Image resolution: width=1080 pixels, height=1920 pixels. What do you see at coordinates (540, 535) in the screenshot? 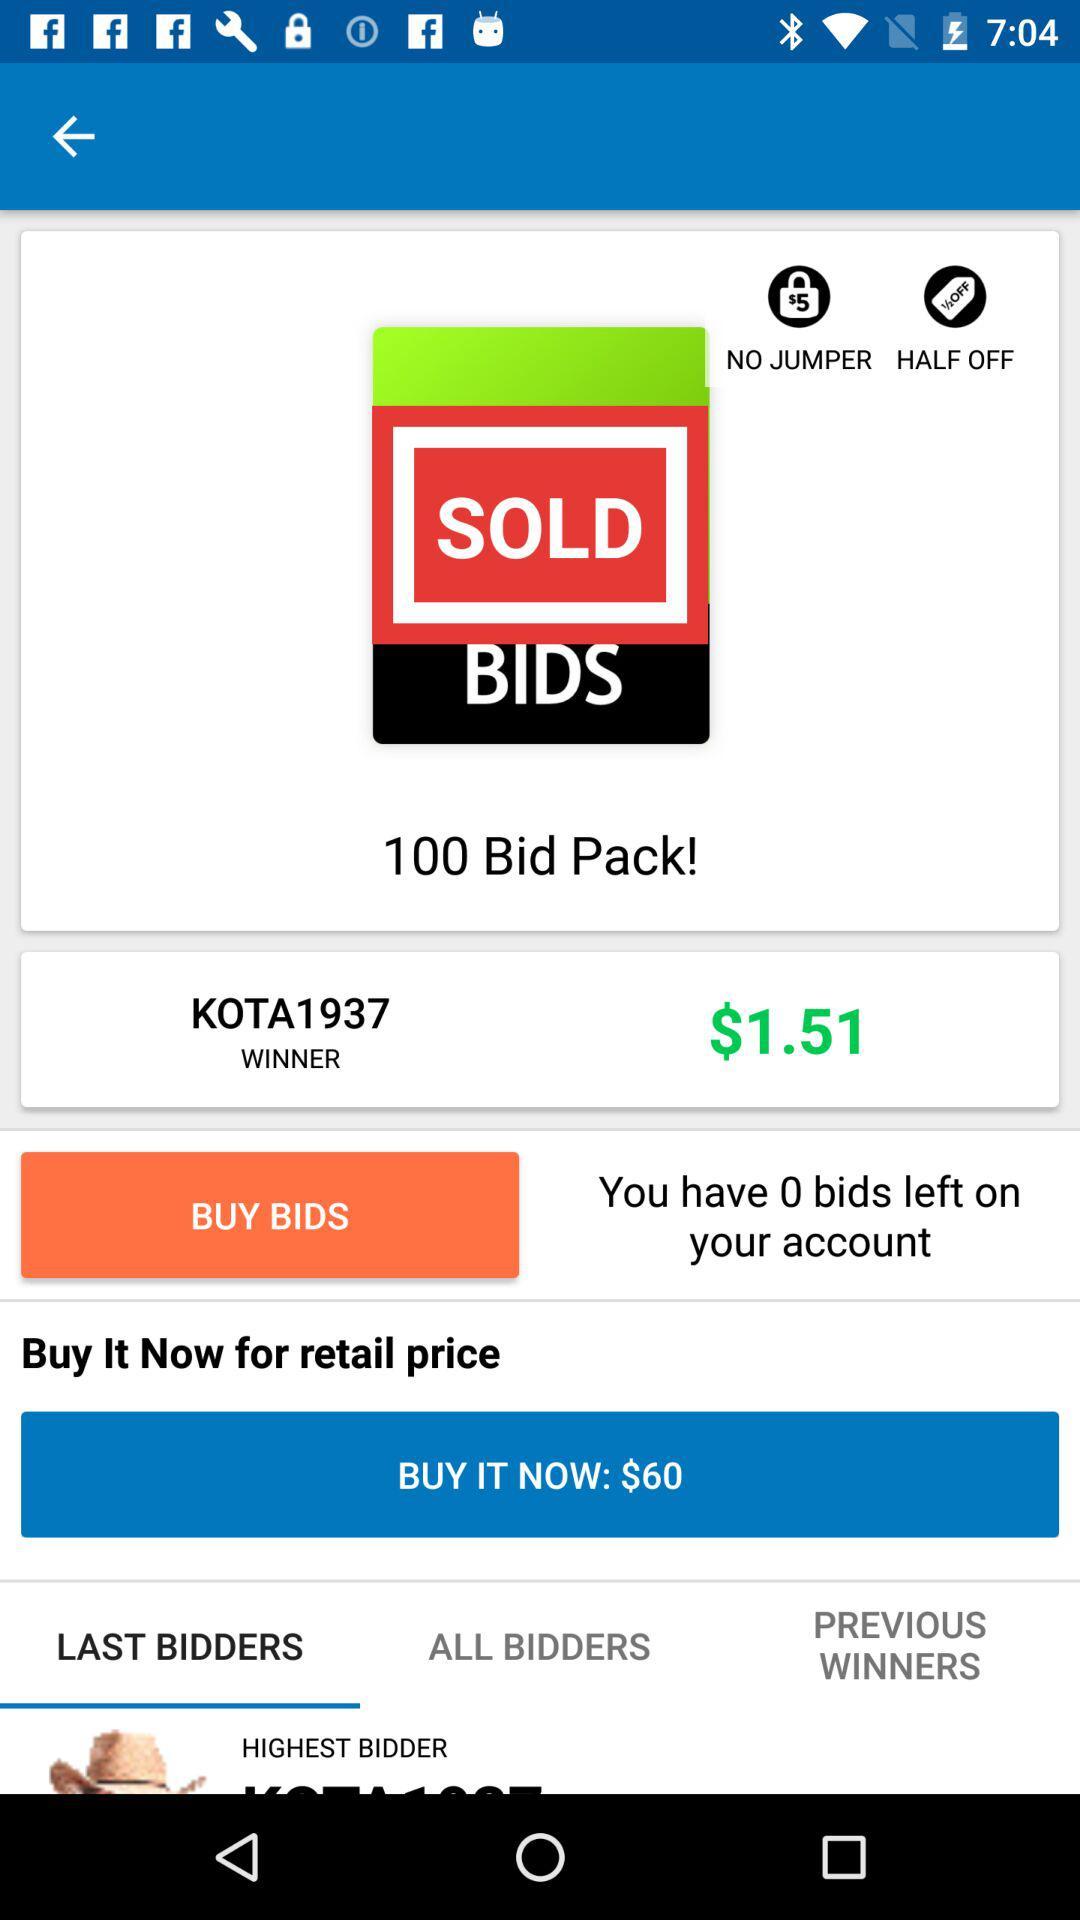
I see `image` at bounding box center [540, 535].